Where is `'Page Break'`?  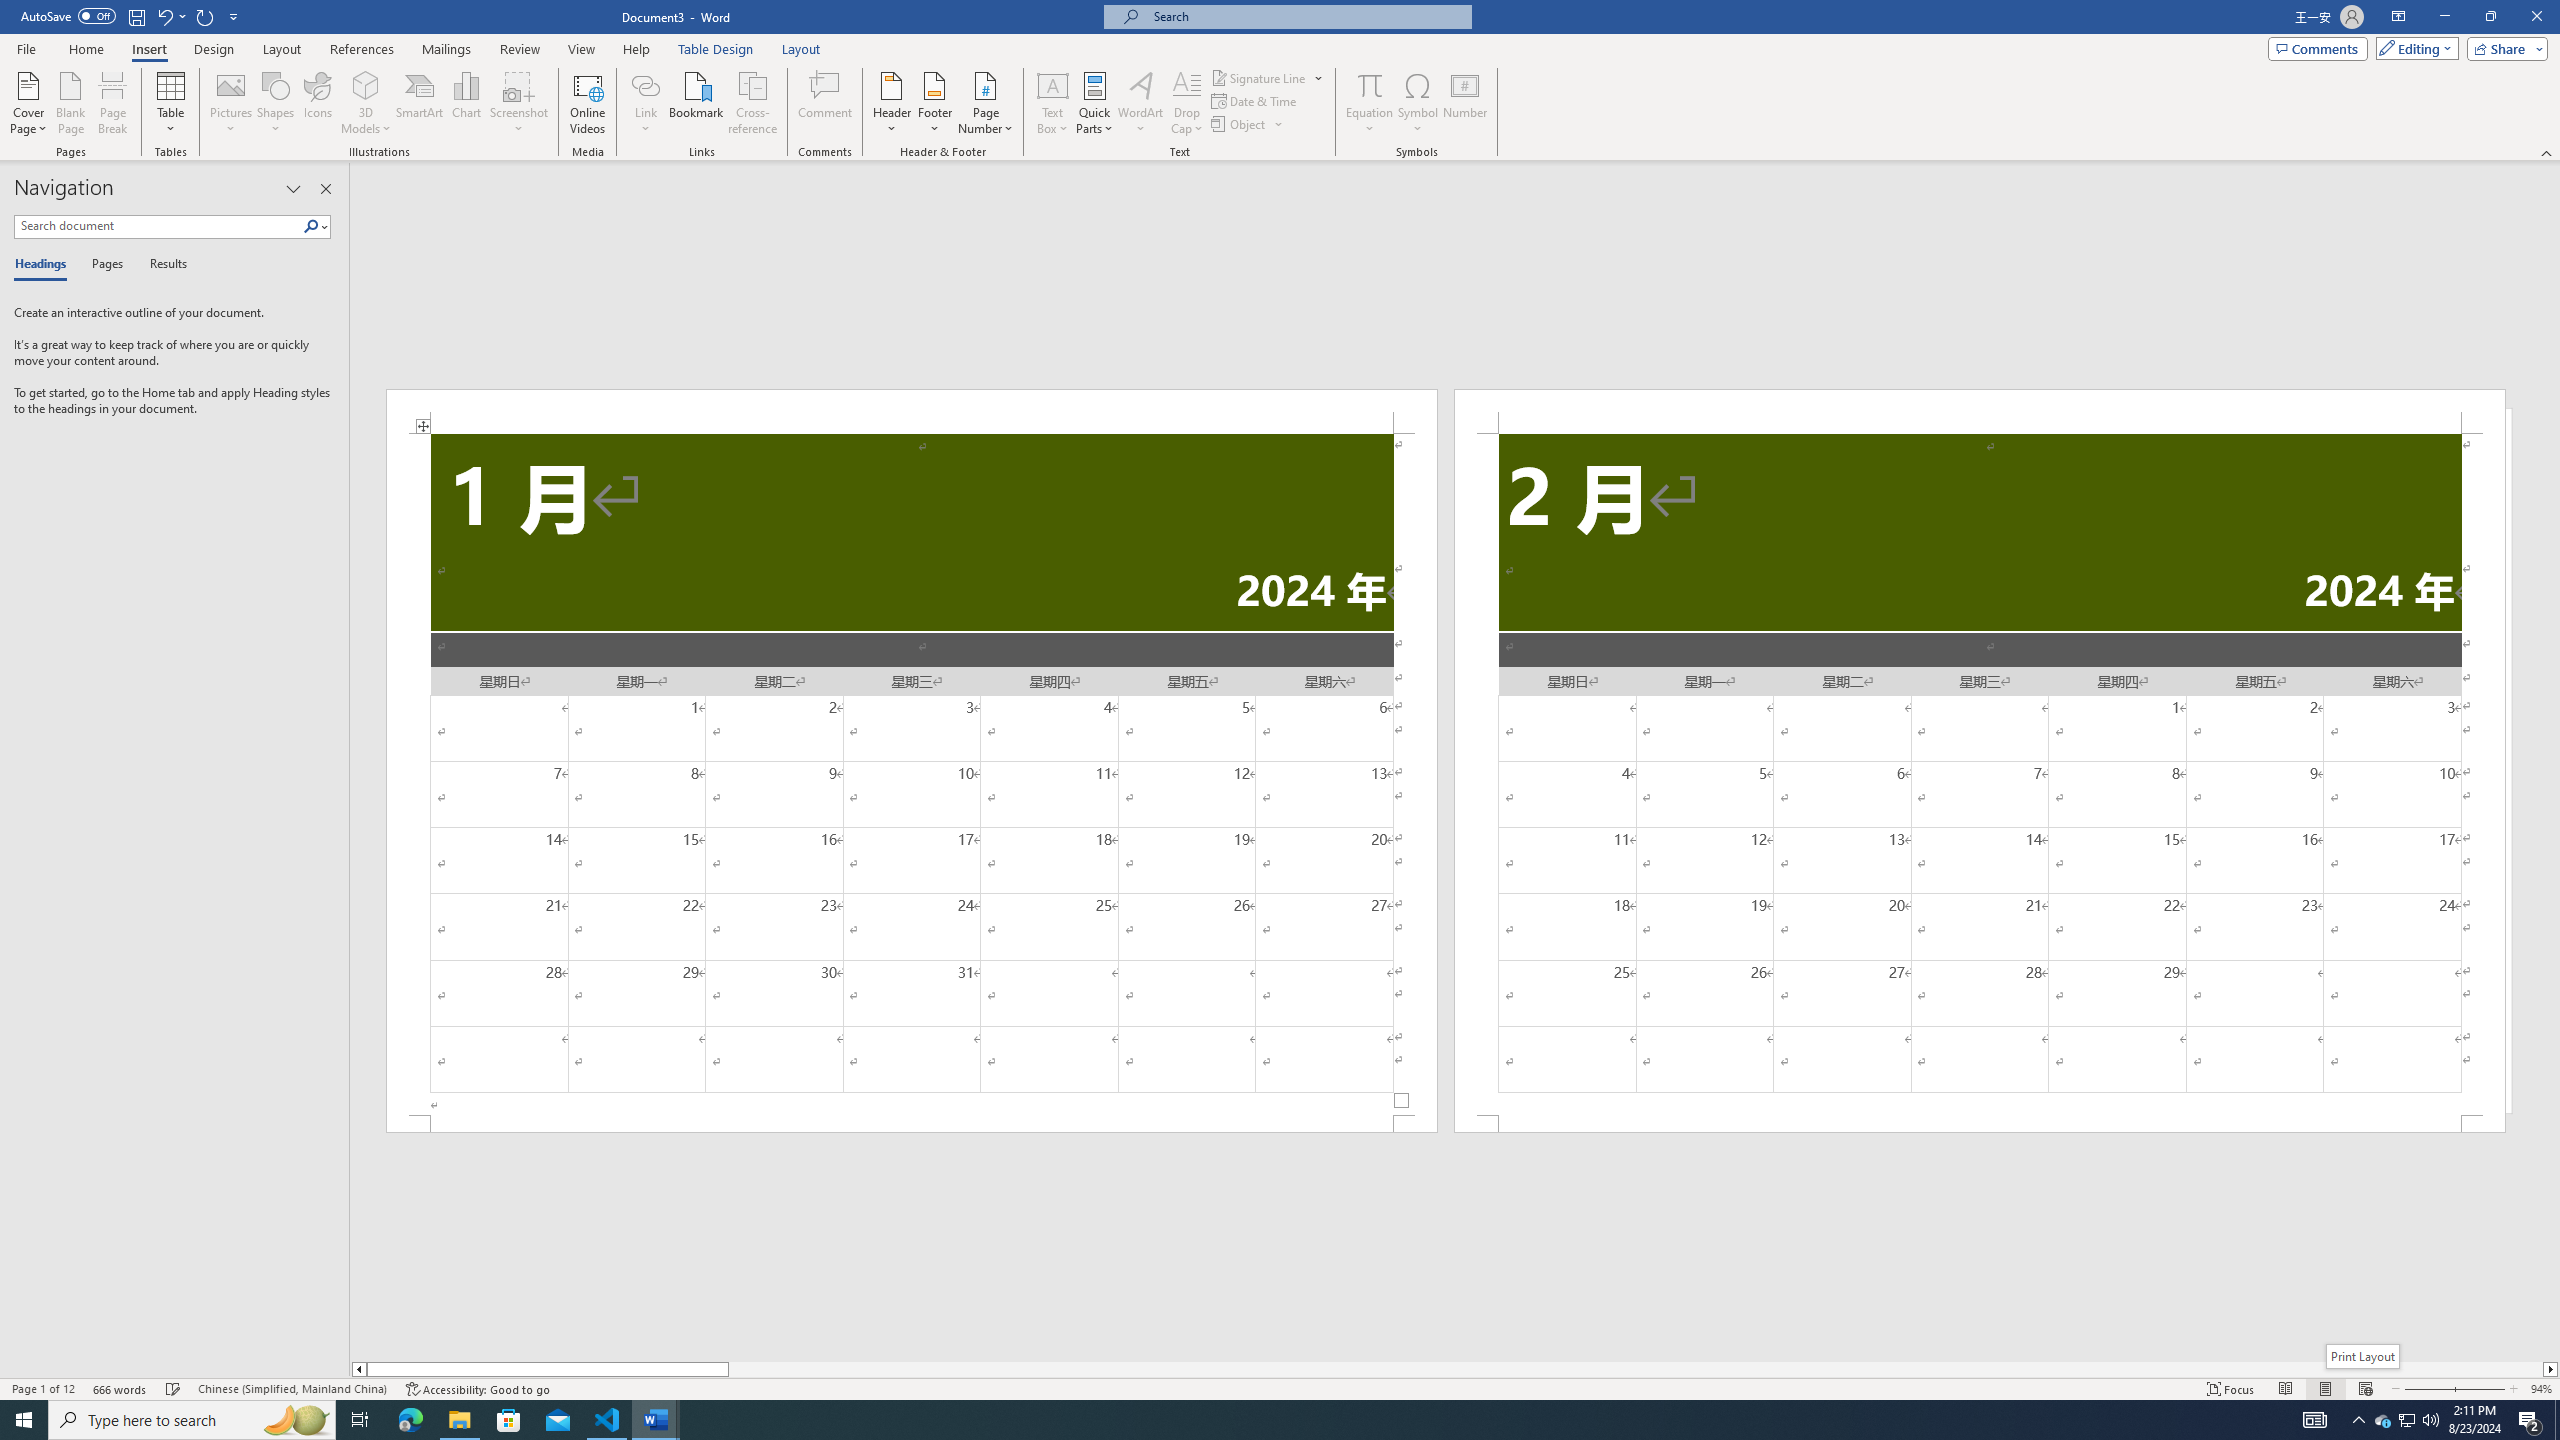
'Page Break' is located at coordinates (111, 103).